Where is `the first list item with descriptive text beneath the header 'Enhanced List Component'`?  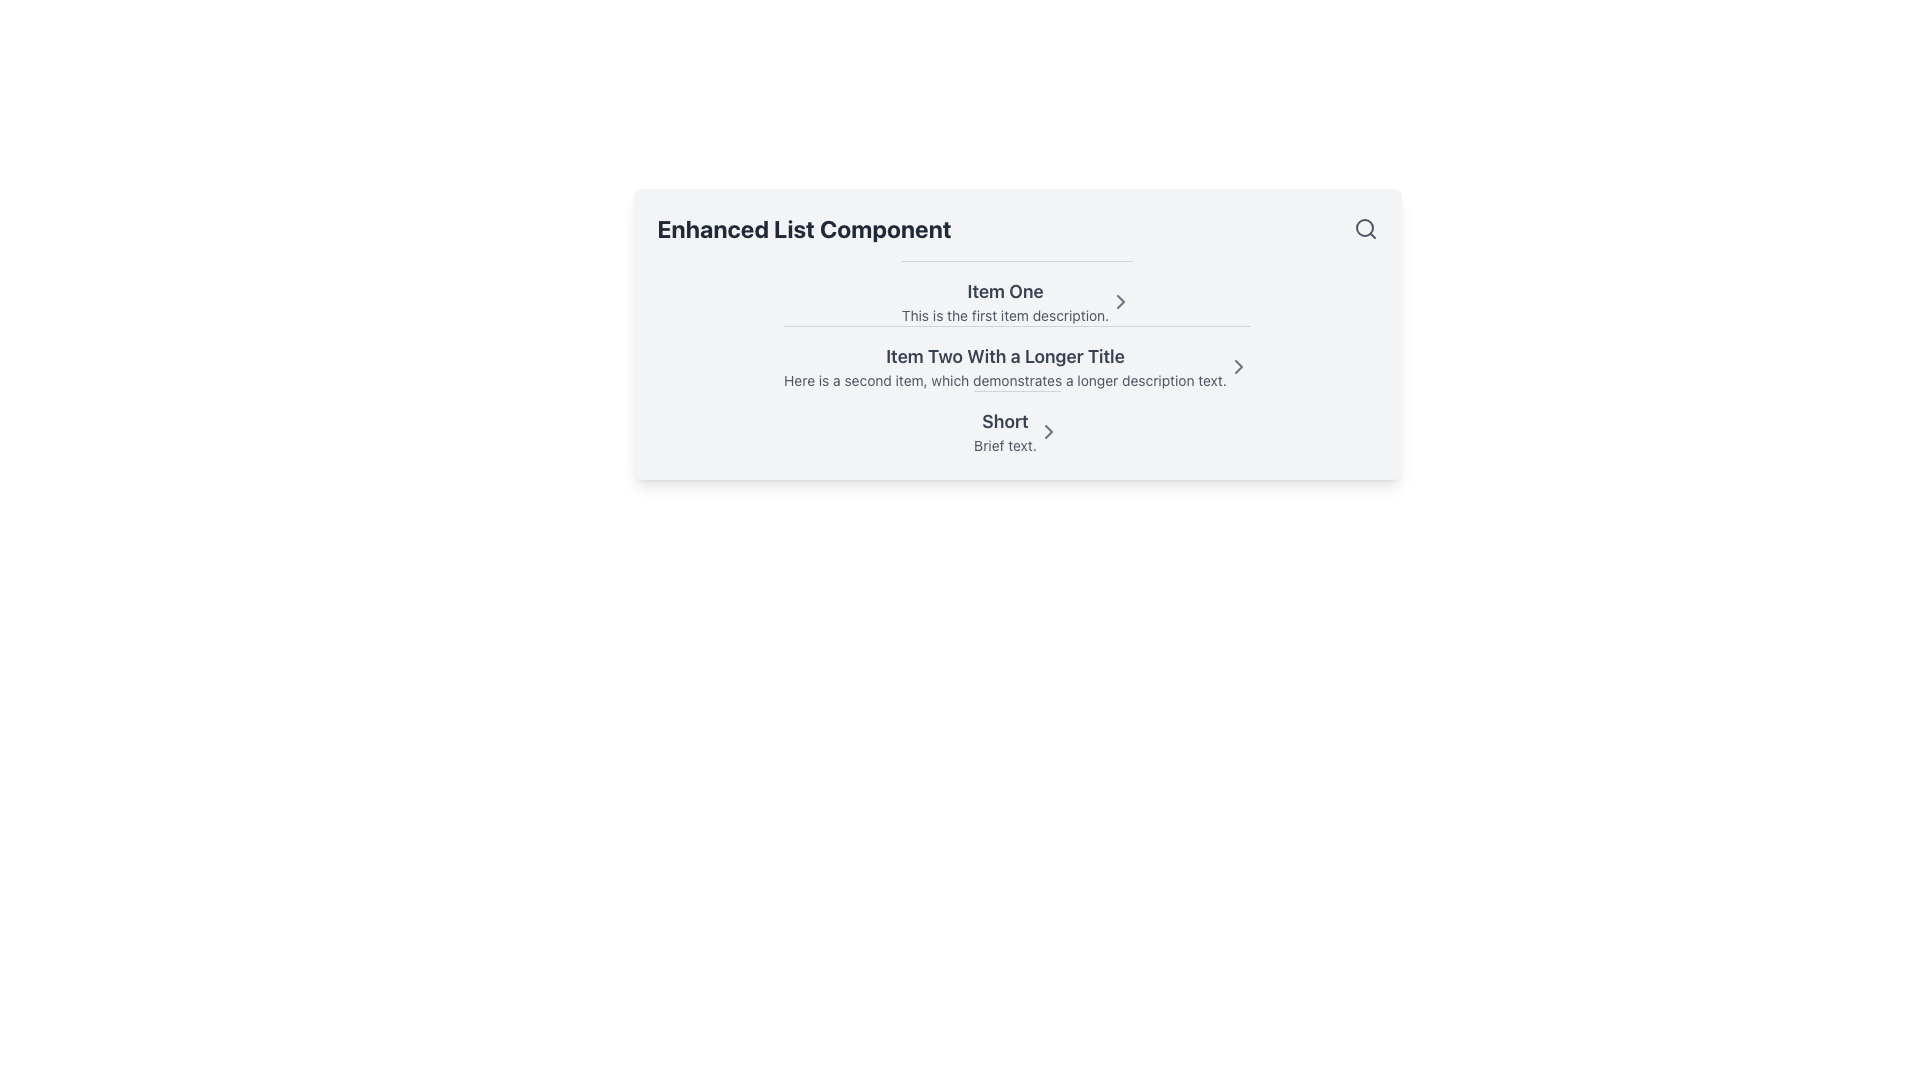 the first list item with descriptive text beneath the header 'Enhanced List Component' is located at coordinates (1017, 301).